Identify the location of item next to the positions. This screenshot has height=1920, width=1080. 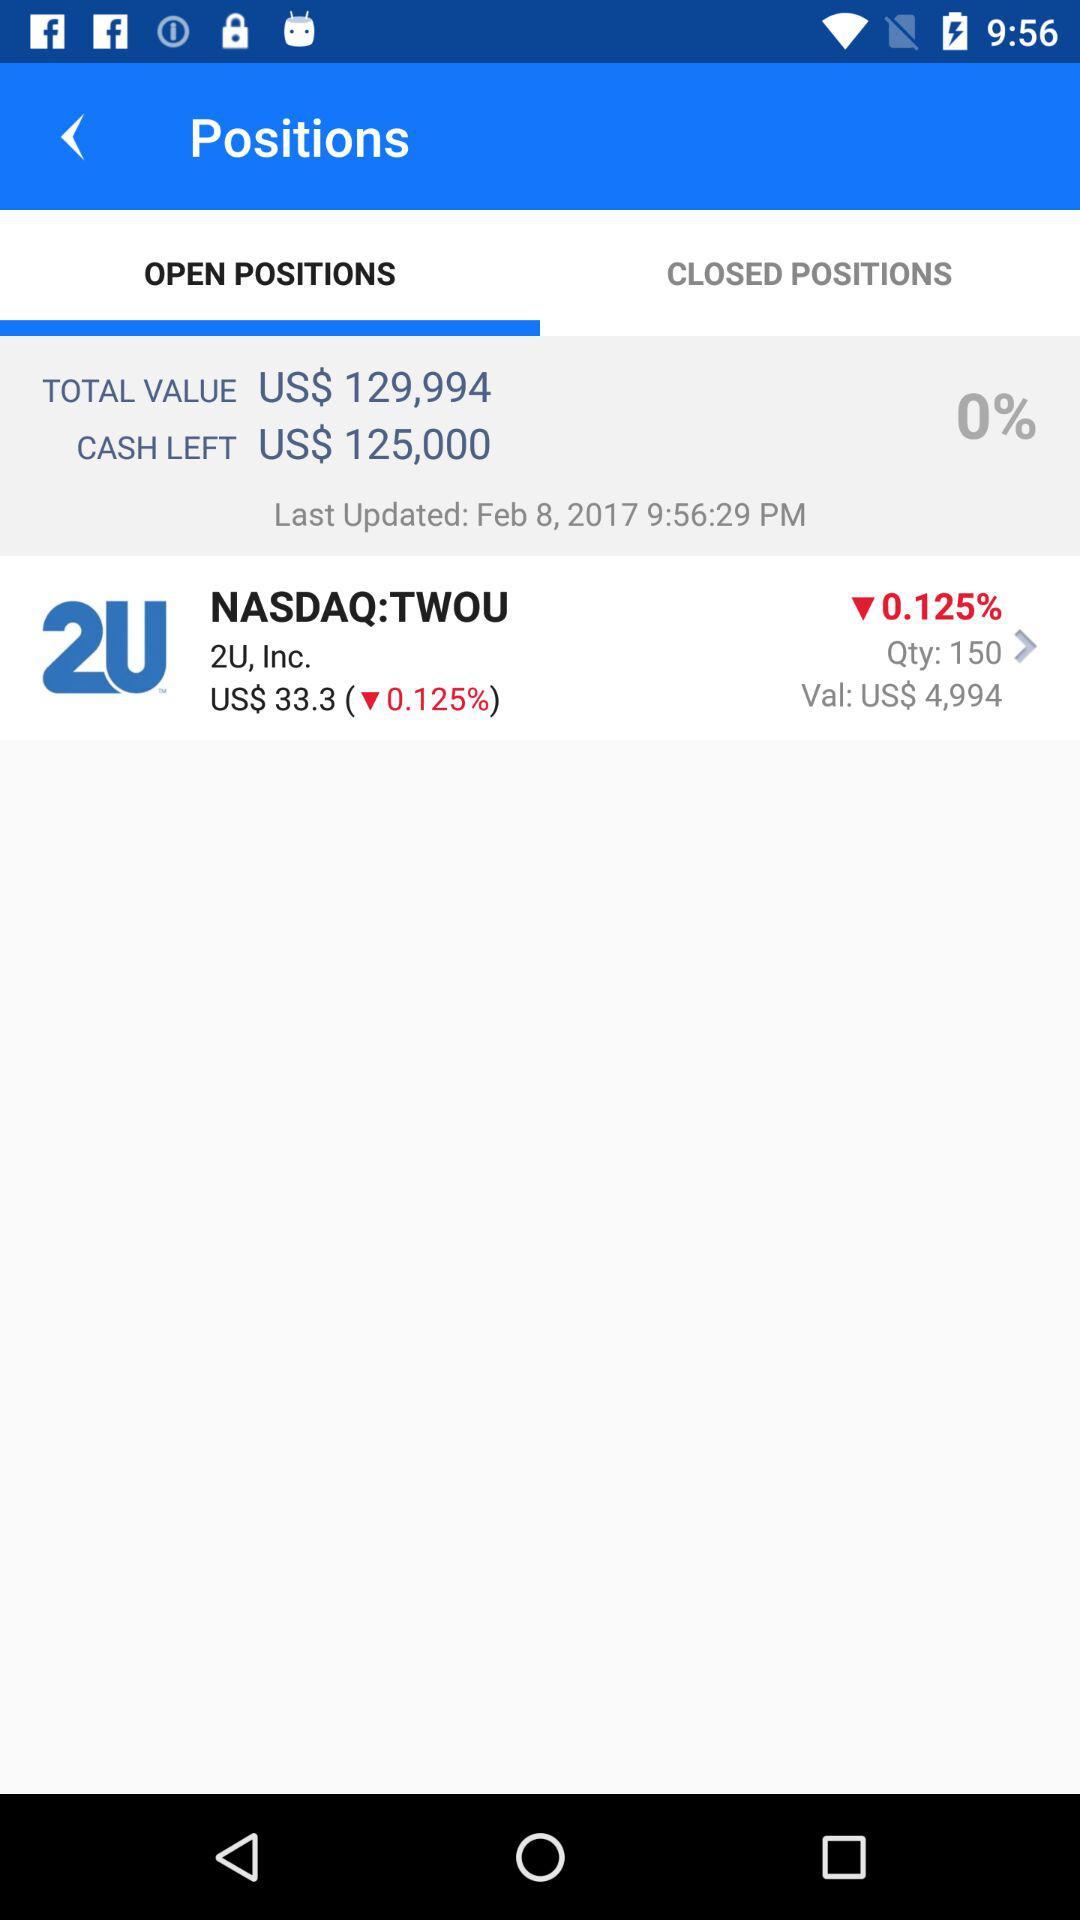
(72, 135).